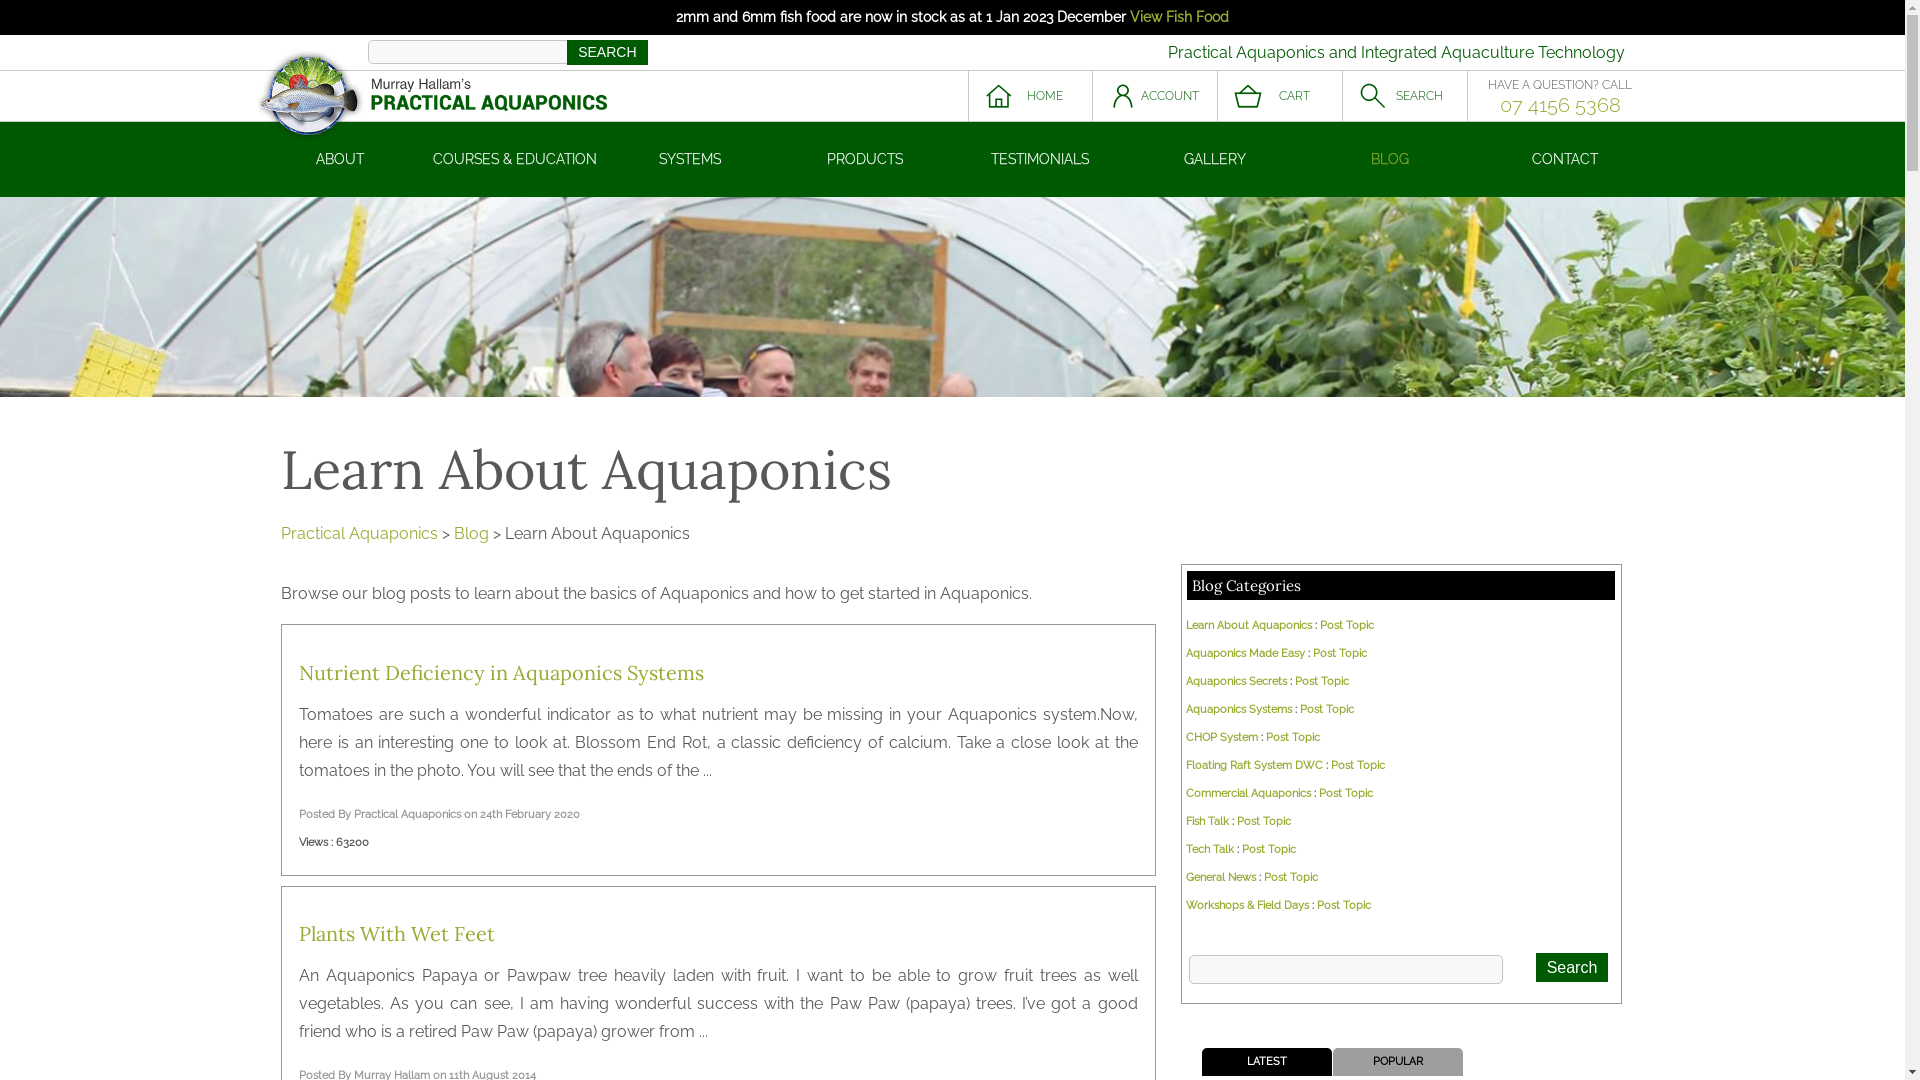 The height and width of the screenshot is (1080, 1920). I want to click on 'GALLERY', so click(1214, 158).